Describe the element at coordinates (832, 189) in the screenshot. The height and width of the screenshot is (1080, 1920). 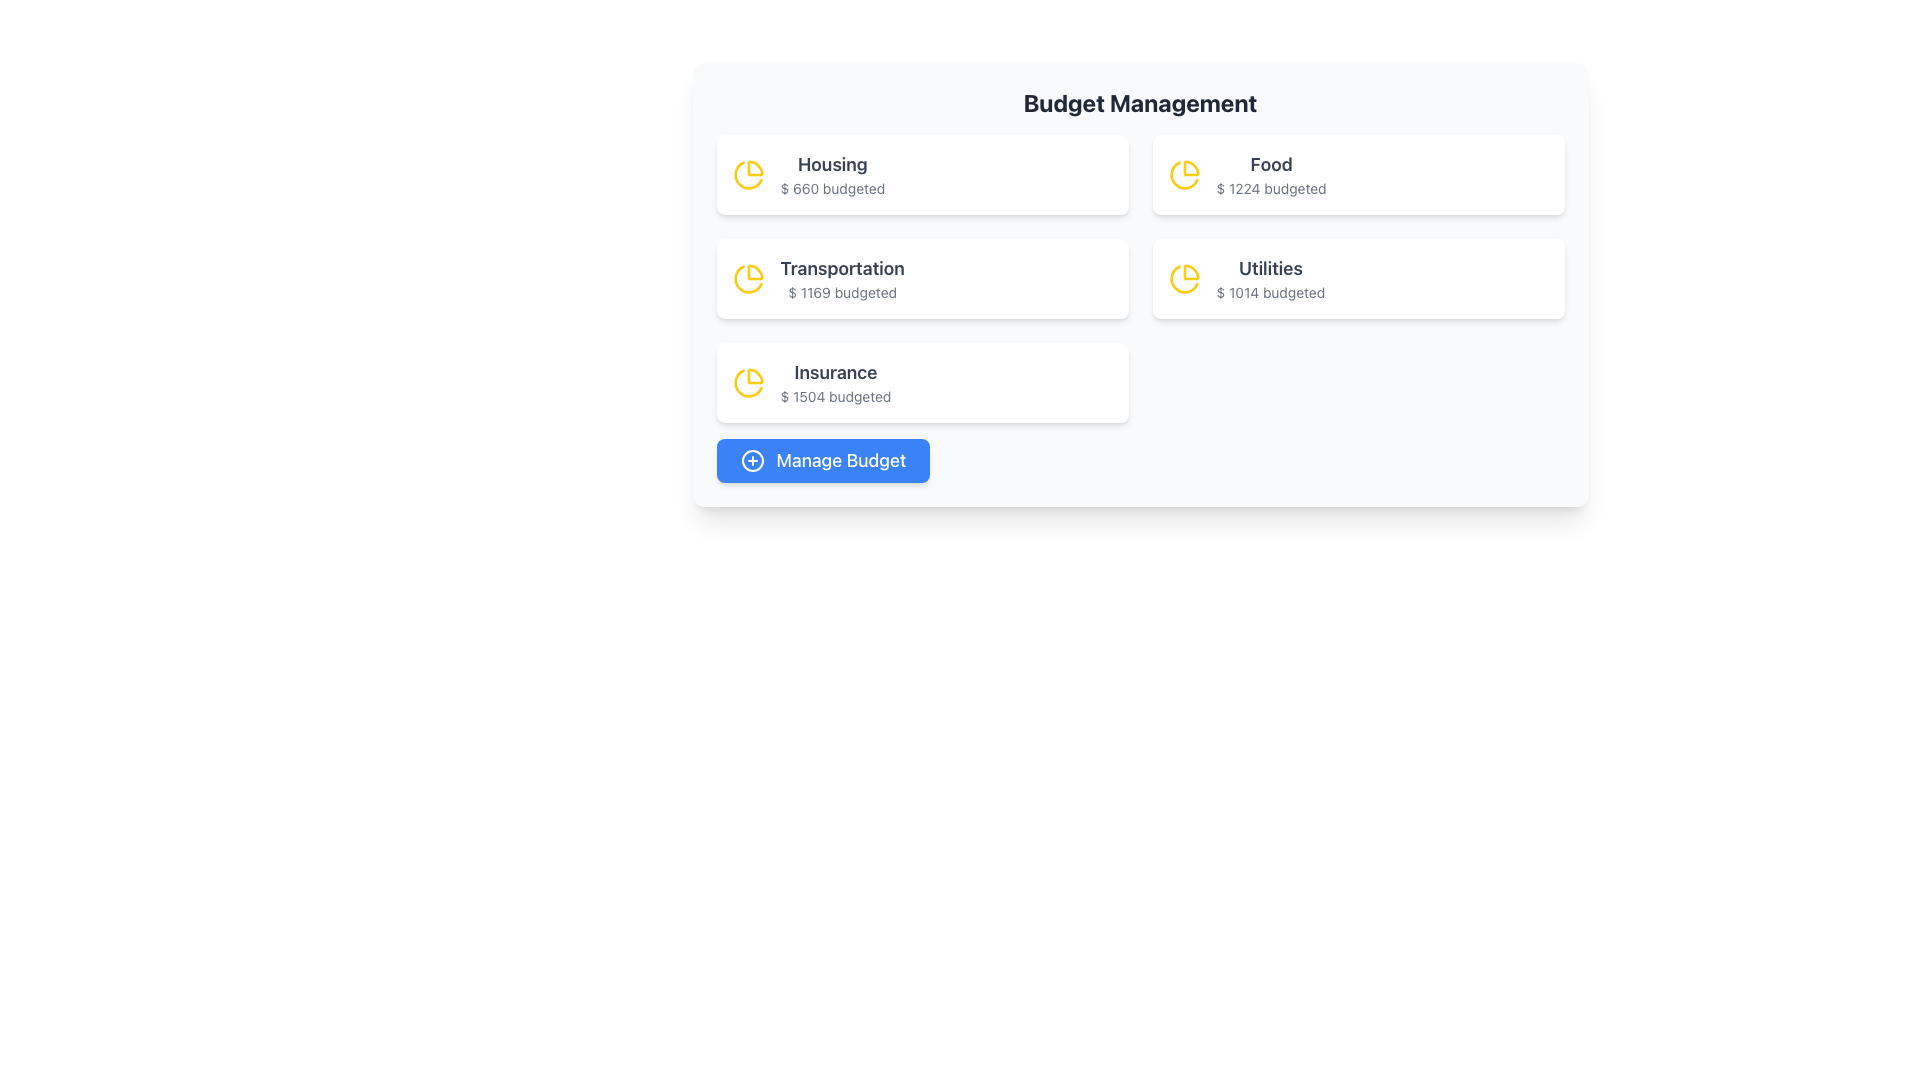
I see `the Static Text displaying '$ 660 budgeted' located below the 'Housing' title in the Budget Management section` at that location.